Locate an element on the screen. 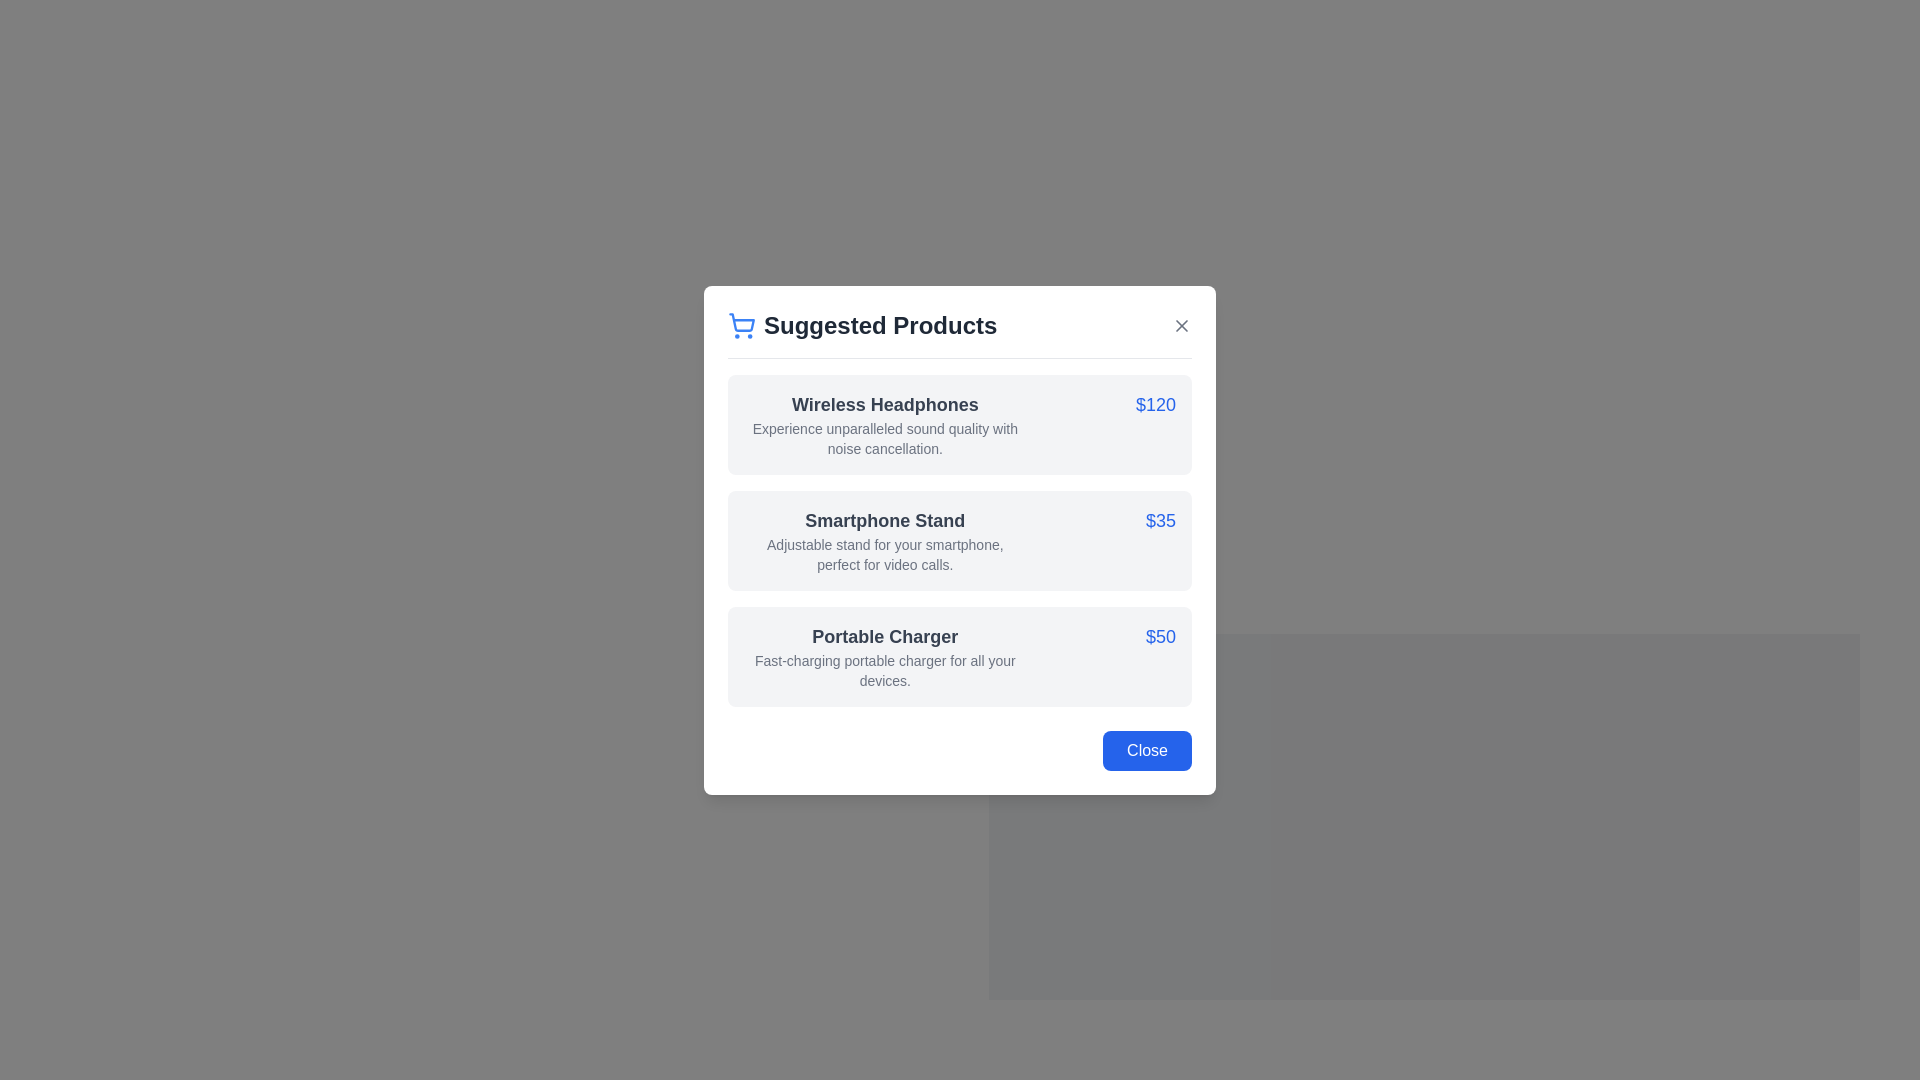  the 'Wireless Headphones' text label is located at coordinates (884, 404).